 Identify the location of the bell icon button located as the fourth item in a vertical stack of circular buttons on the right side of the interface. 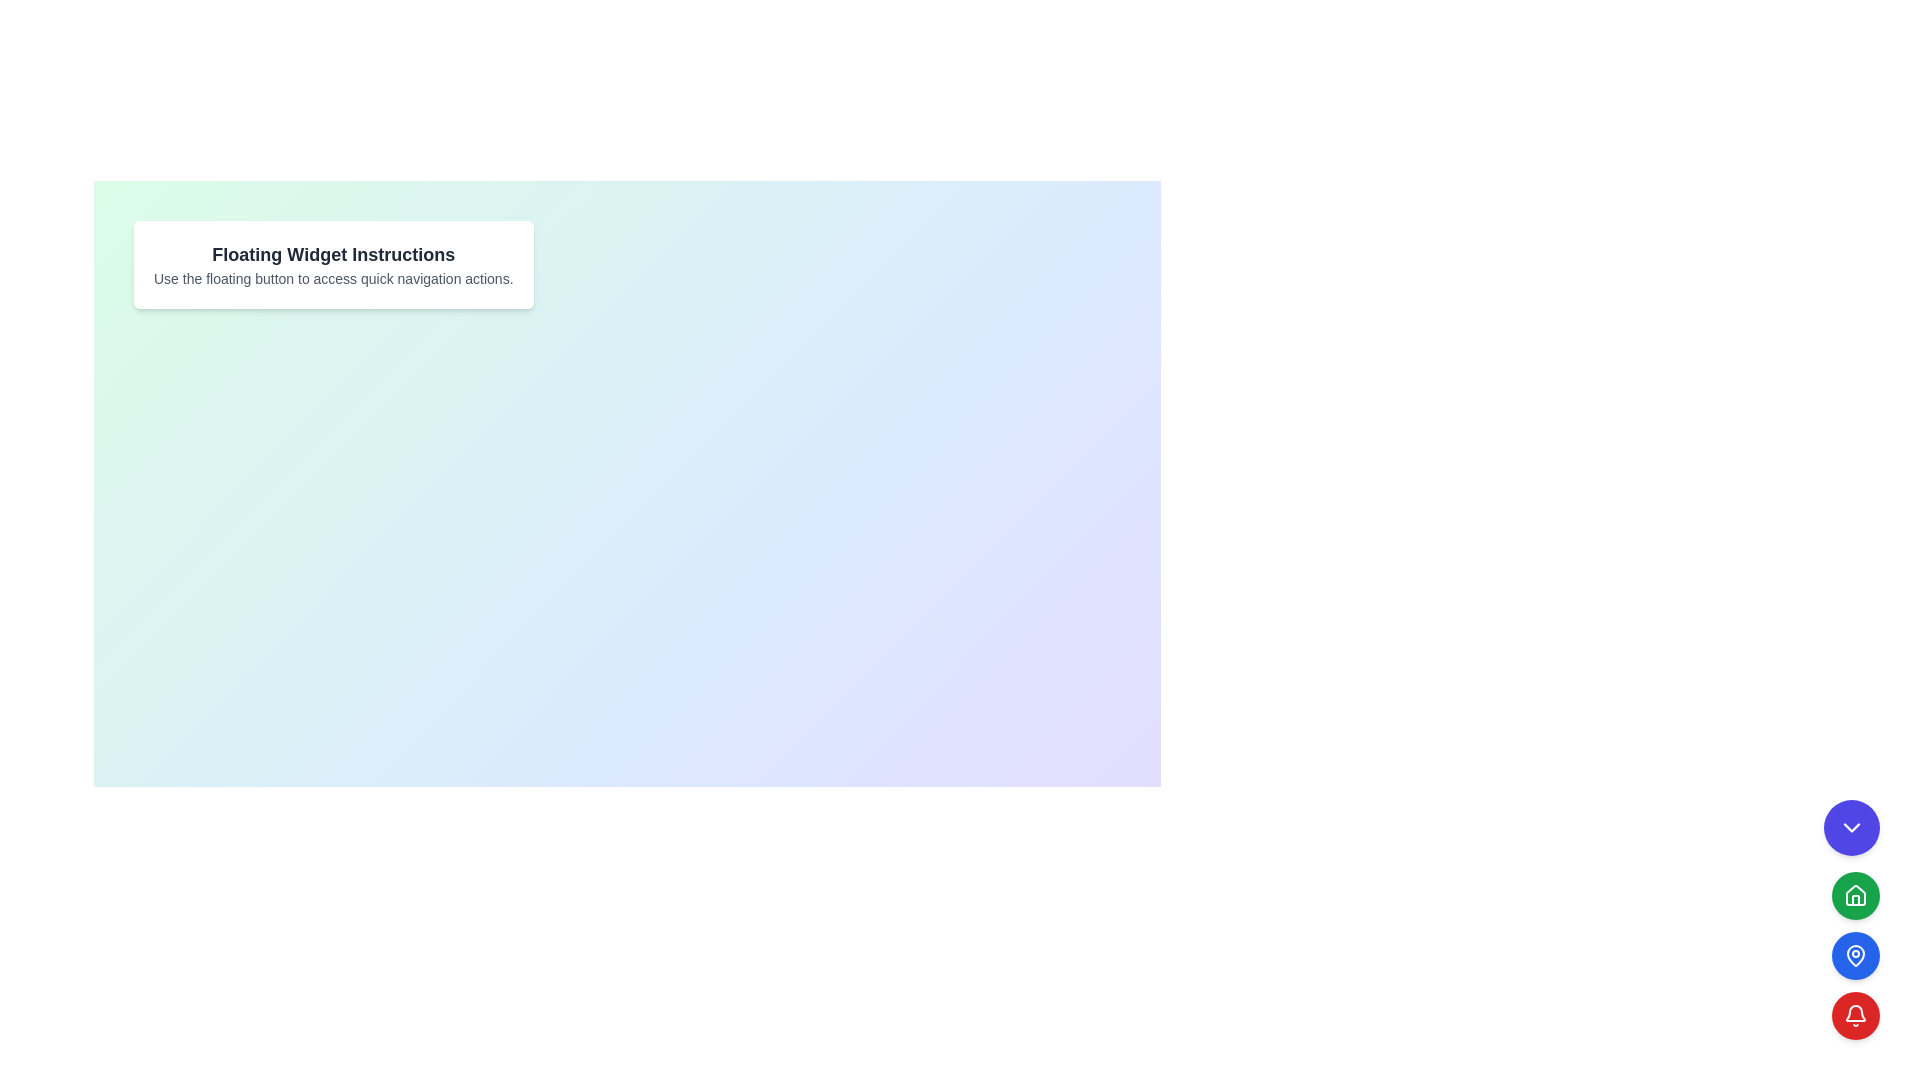
(1855, 1015).